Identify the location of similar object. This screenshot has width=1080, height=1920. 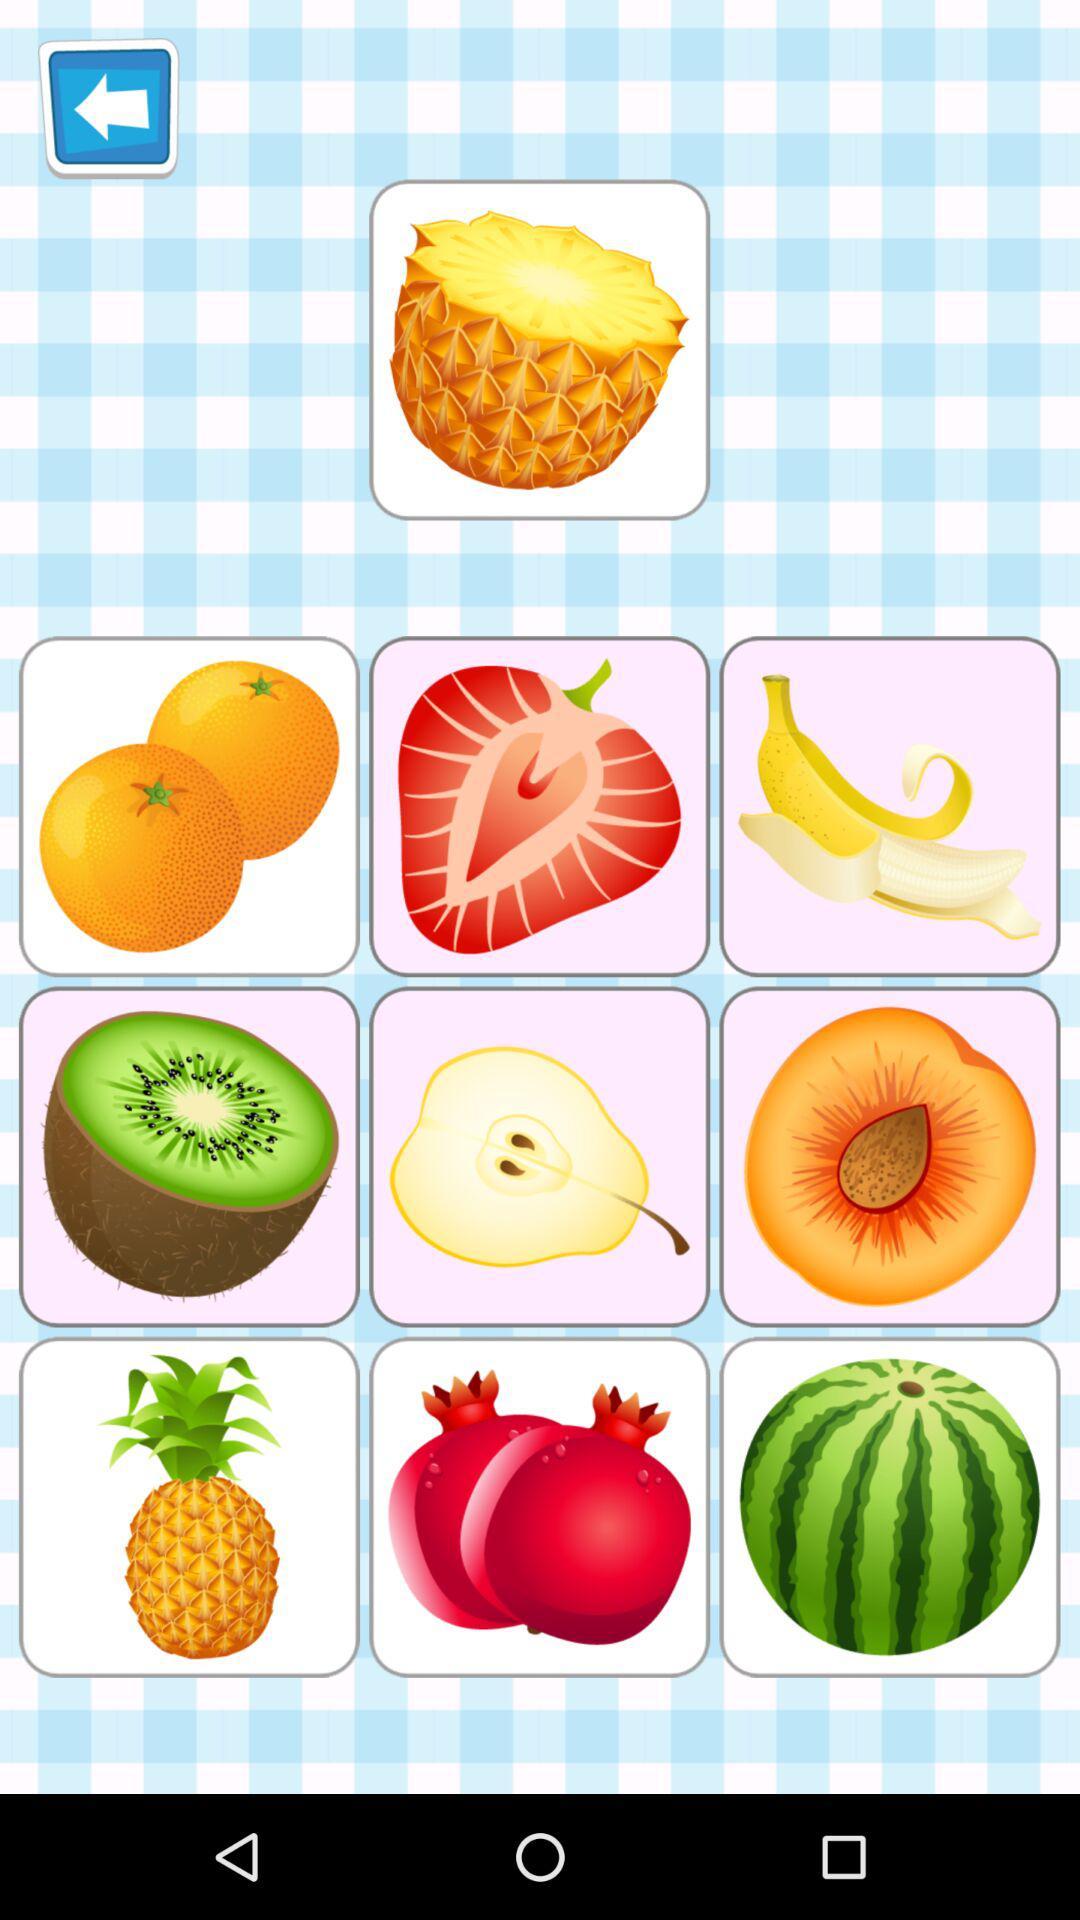
(538, 349).